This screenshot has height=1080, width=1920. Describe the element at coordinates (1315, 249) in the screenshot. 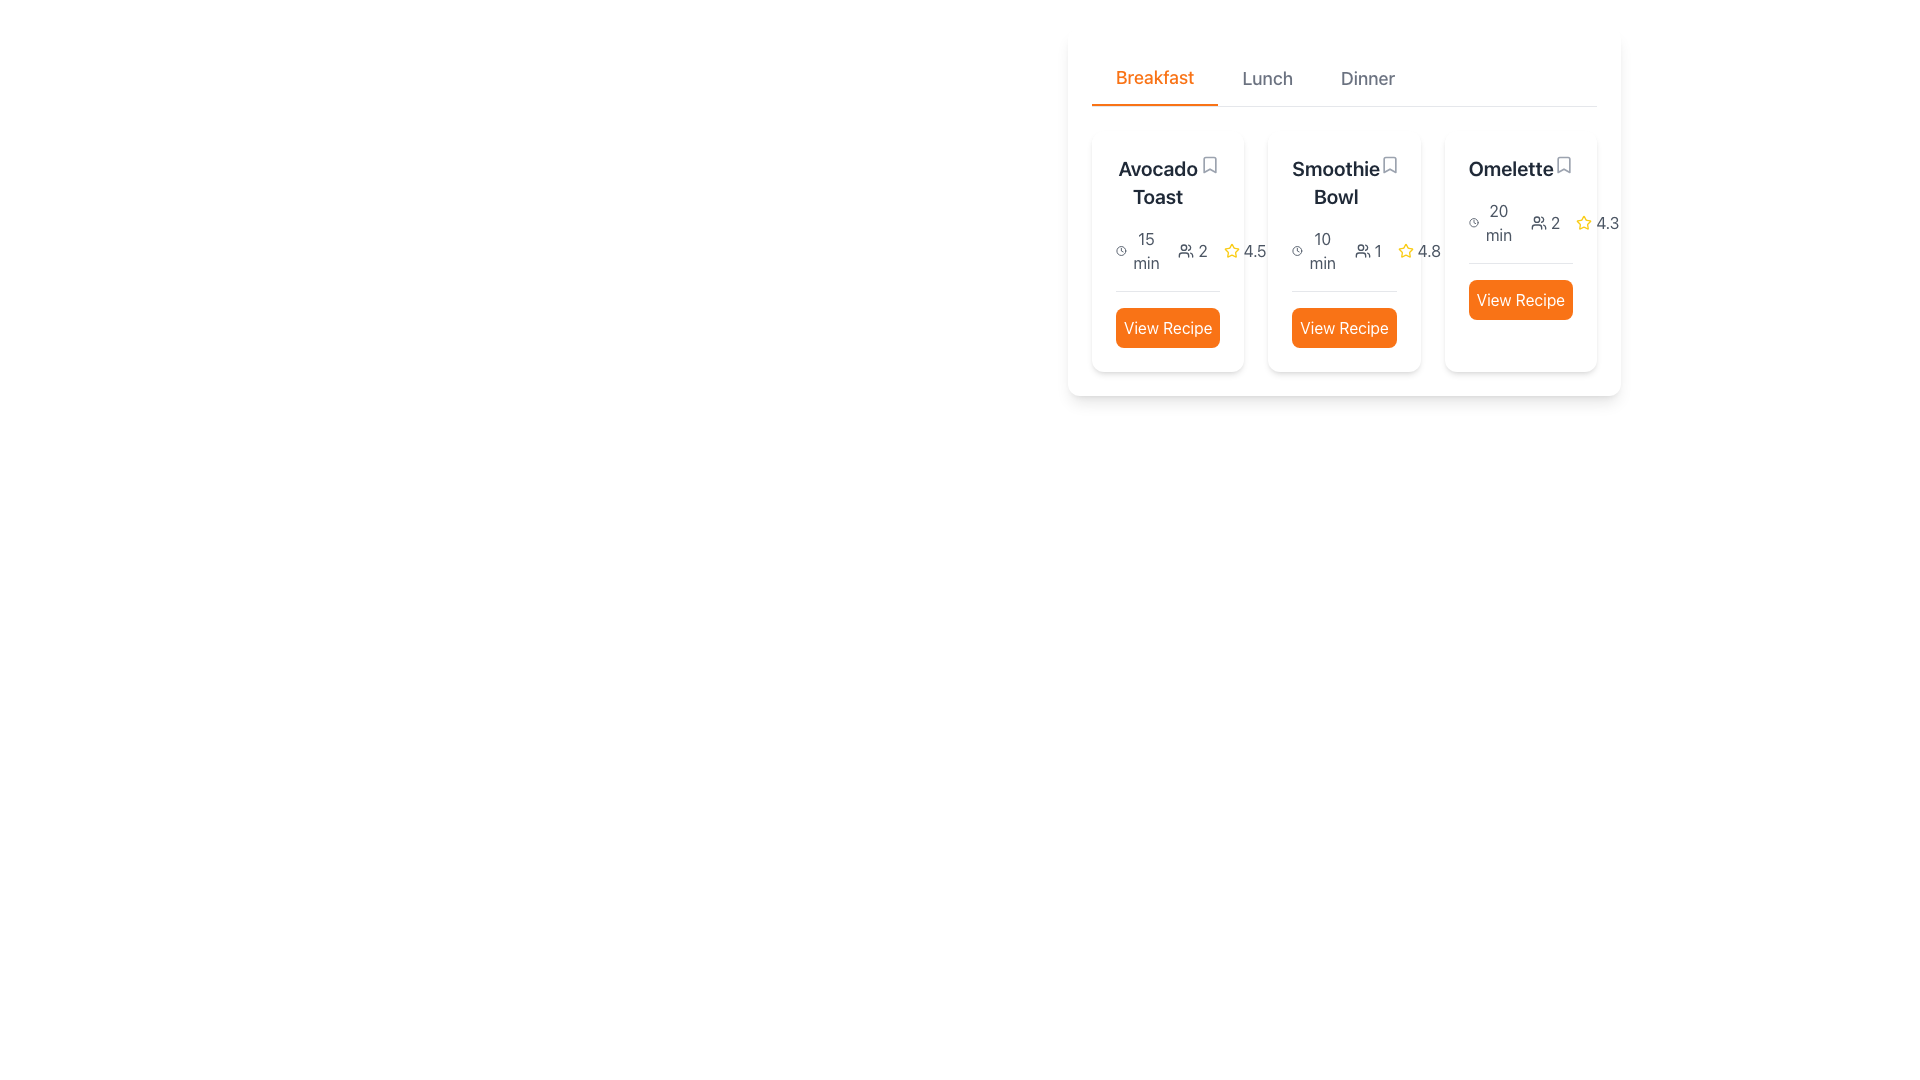

I see `the text '10 min' with the clock icon in the metadata row of the 'Smoothie Bowl' recipe card` at that location.